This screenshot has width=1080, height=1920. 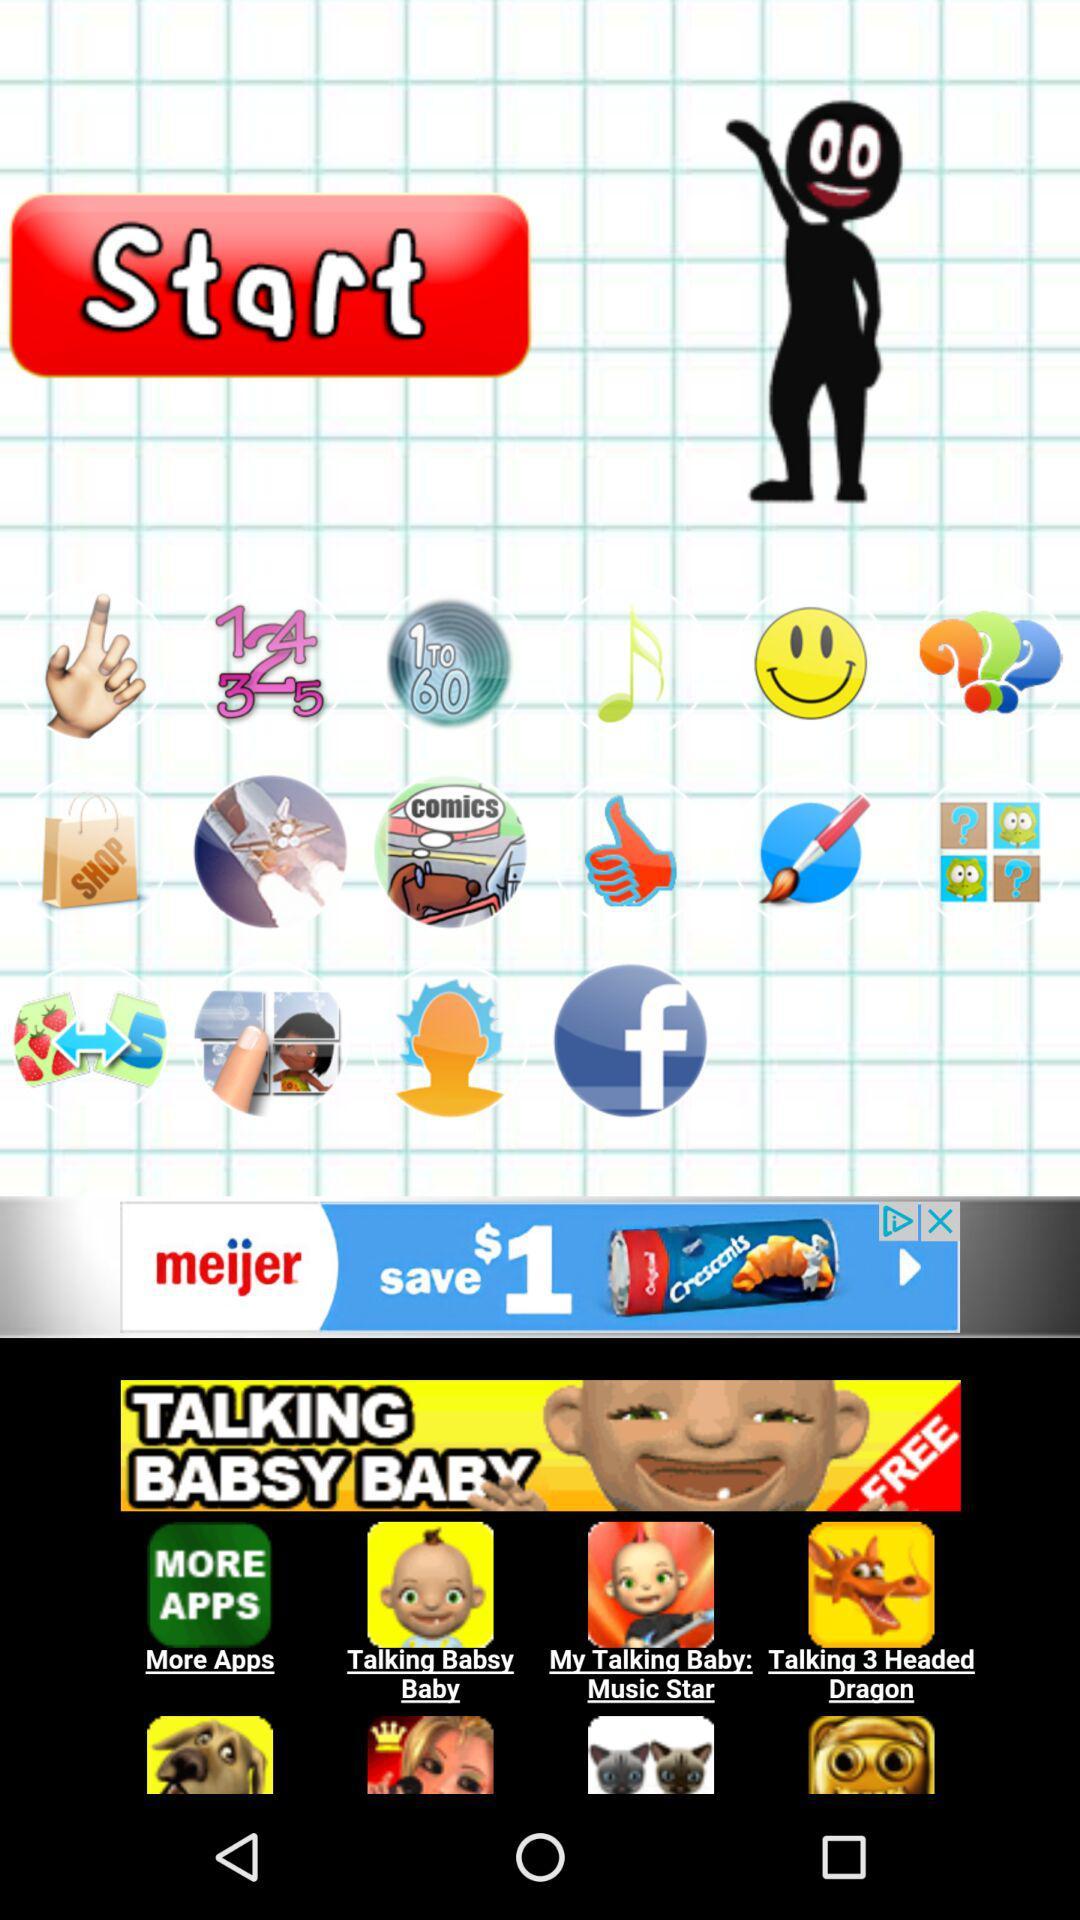 What do you see at coordinates (628, 1113) in the screenshot?
I see `the facebook icon` at bounding box center [628, 1113].